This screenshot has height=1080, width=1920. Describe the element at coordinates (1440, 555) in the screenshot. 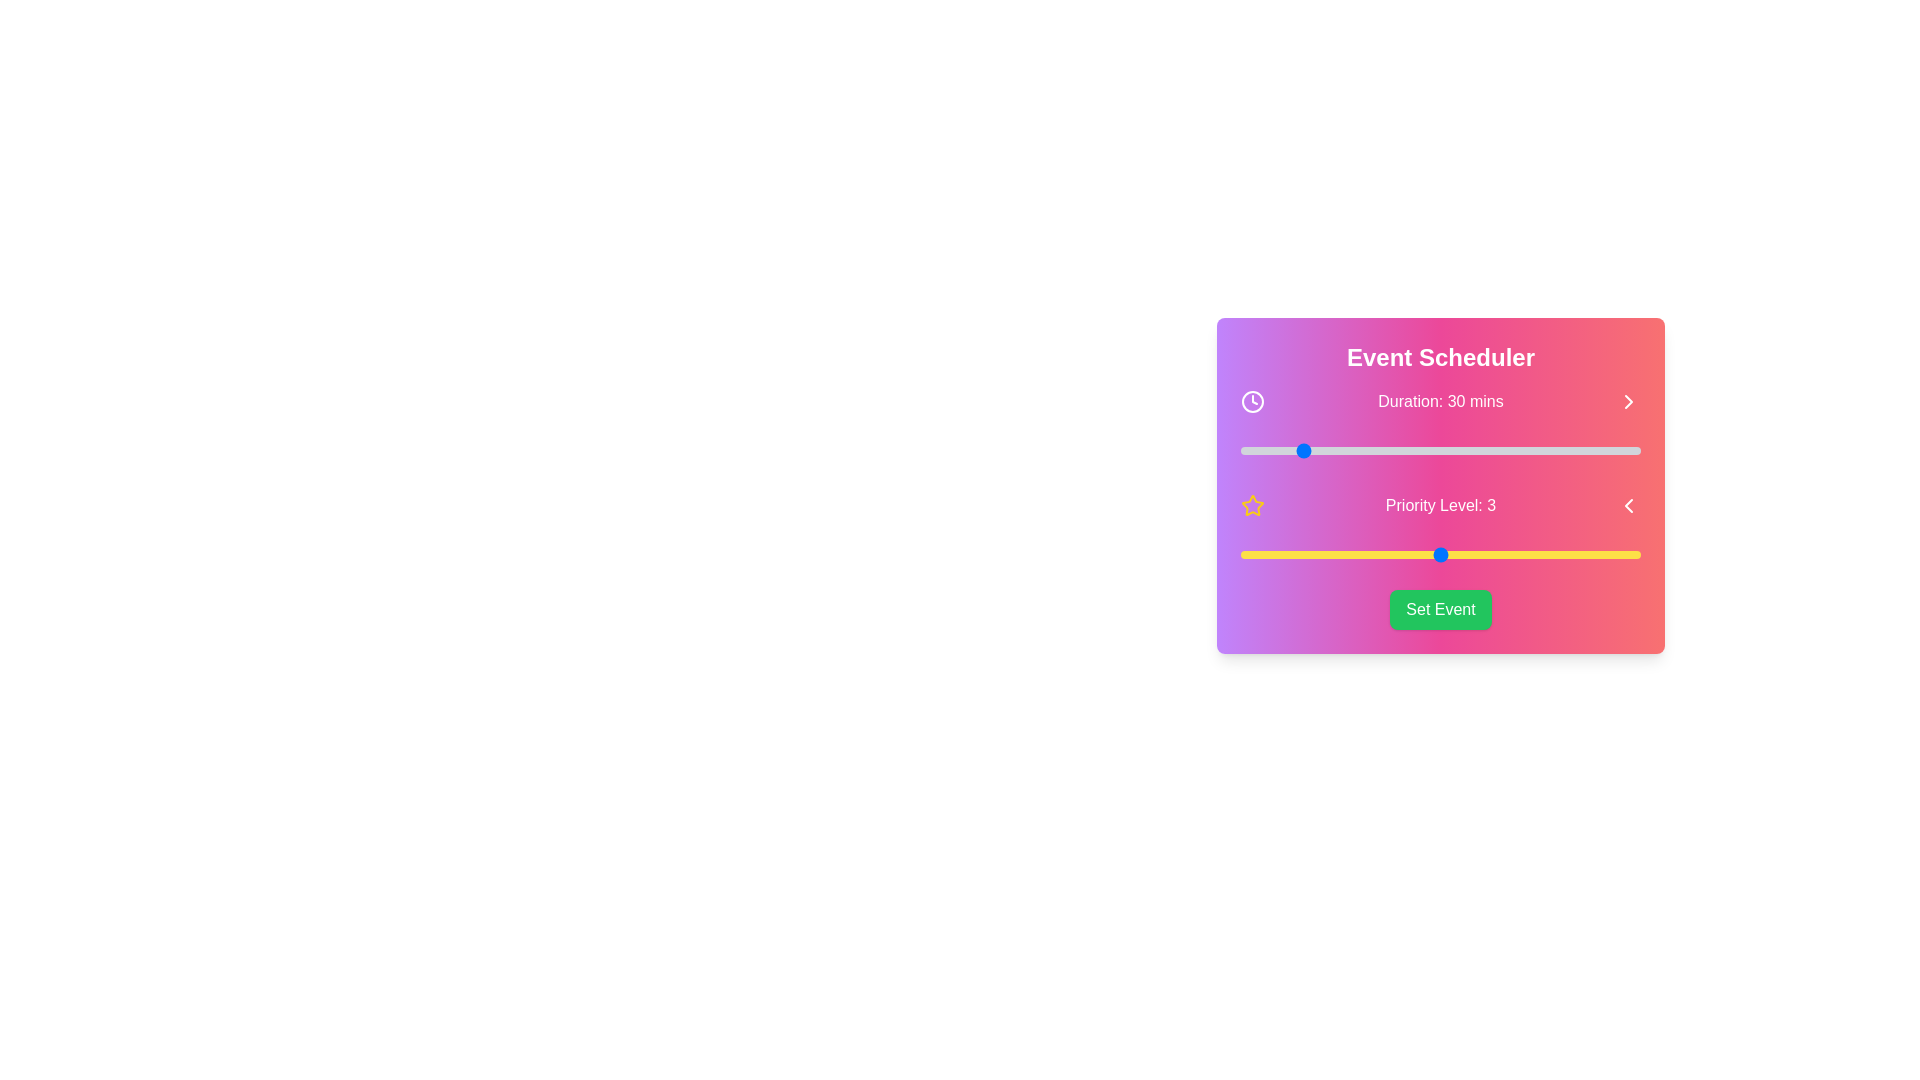

I see `and drag the handle of the yellow horizontal slider located in the 'Event Scheduler' card under the 'Priority Level: 3' label to adjust its value` at that location.